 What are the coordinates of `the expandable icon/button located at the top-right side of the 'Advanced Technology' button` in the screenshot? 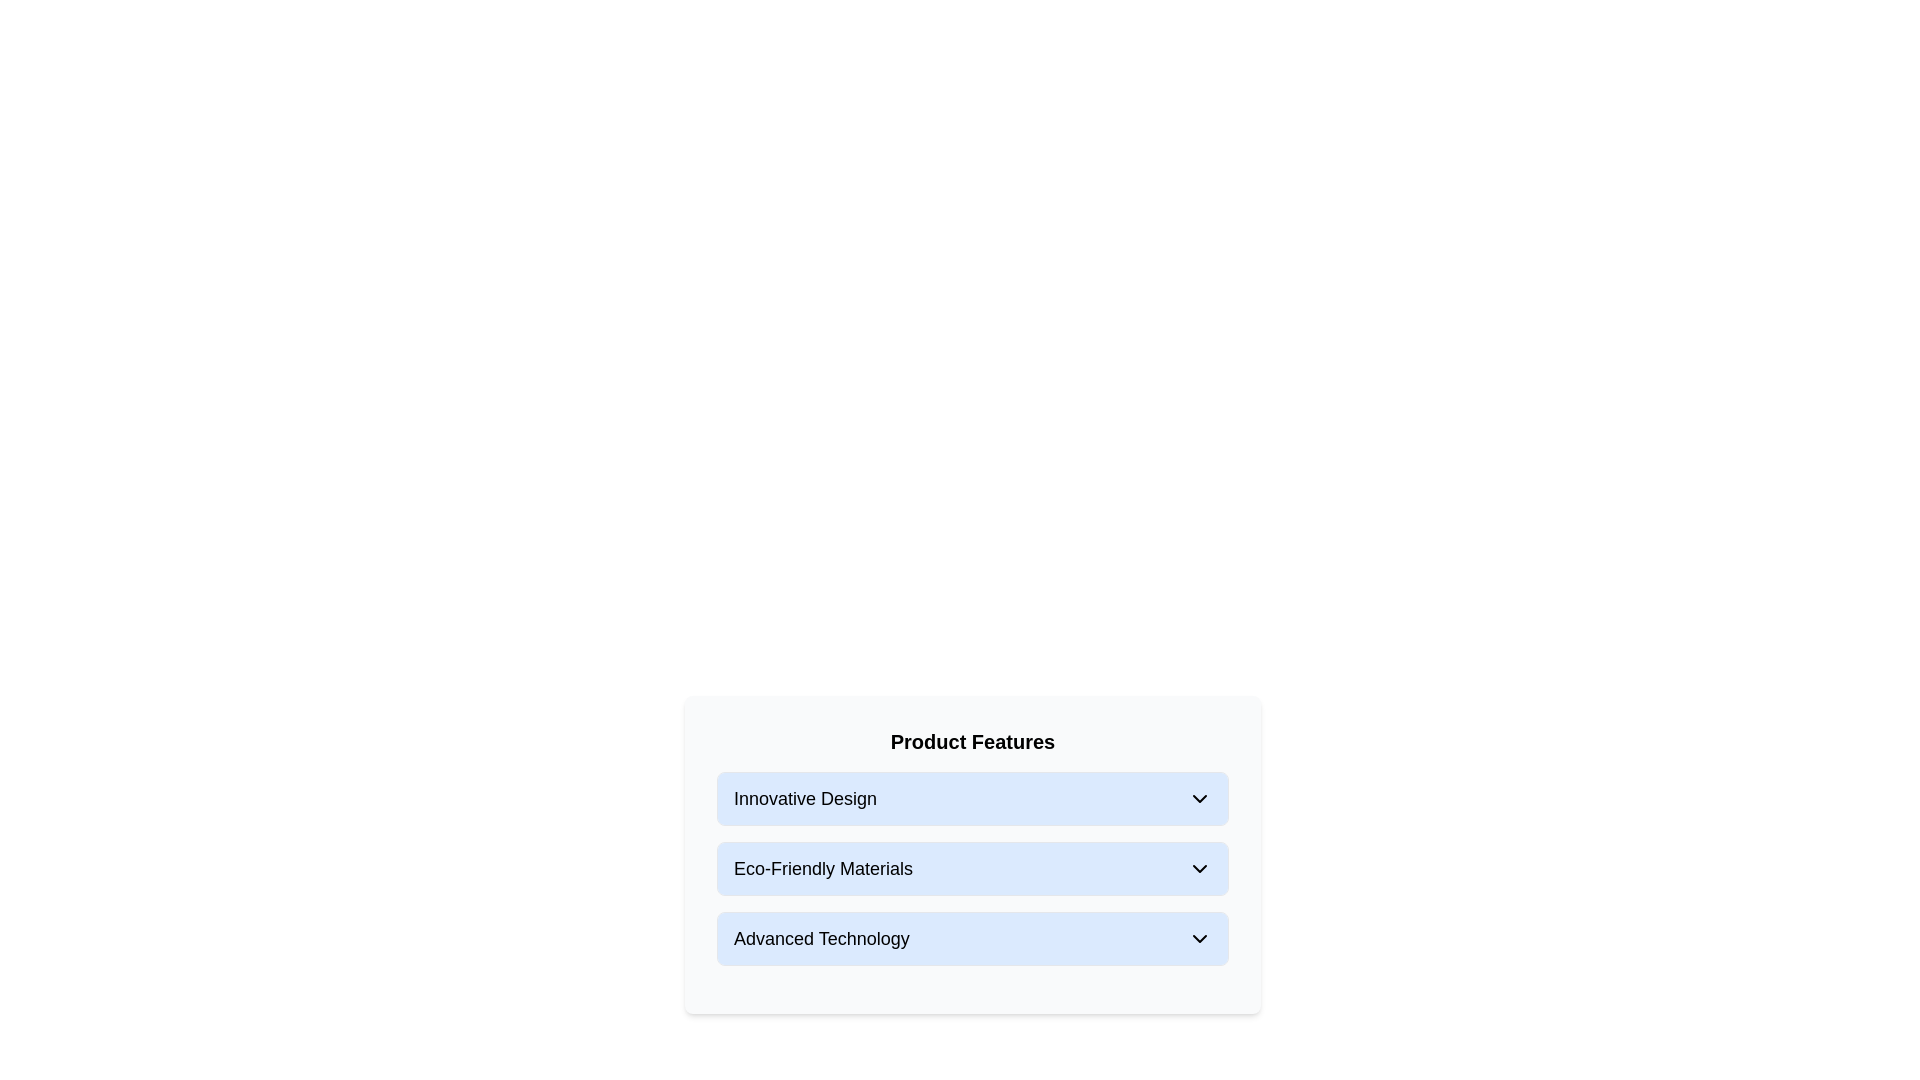 It's located at (1200, 938).